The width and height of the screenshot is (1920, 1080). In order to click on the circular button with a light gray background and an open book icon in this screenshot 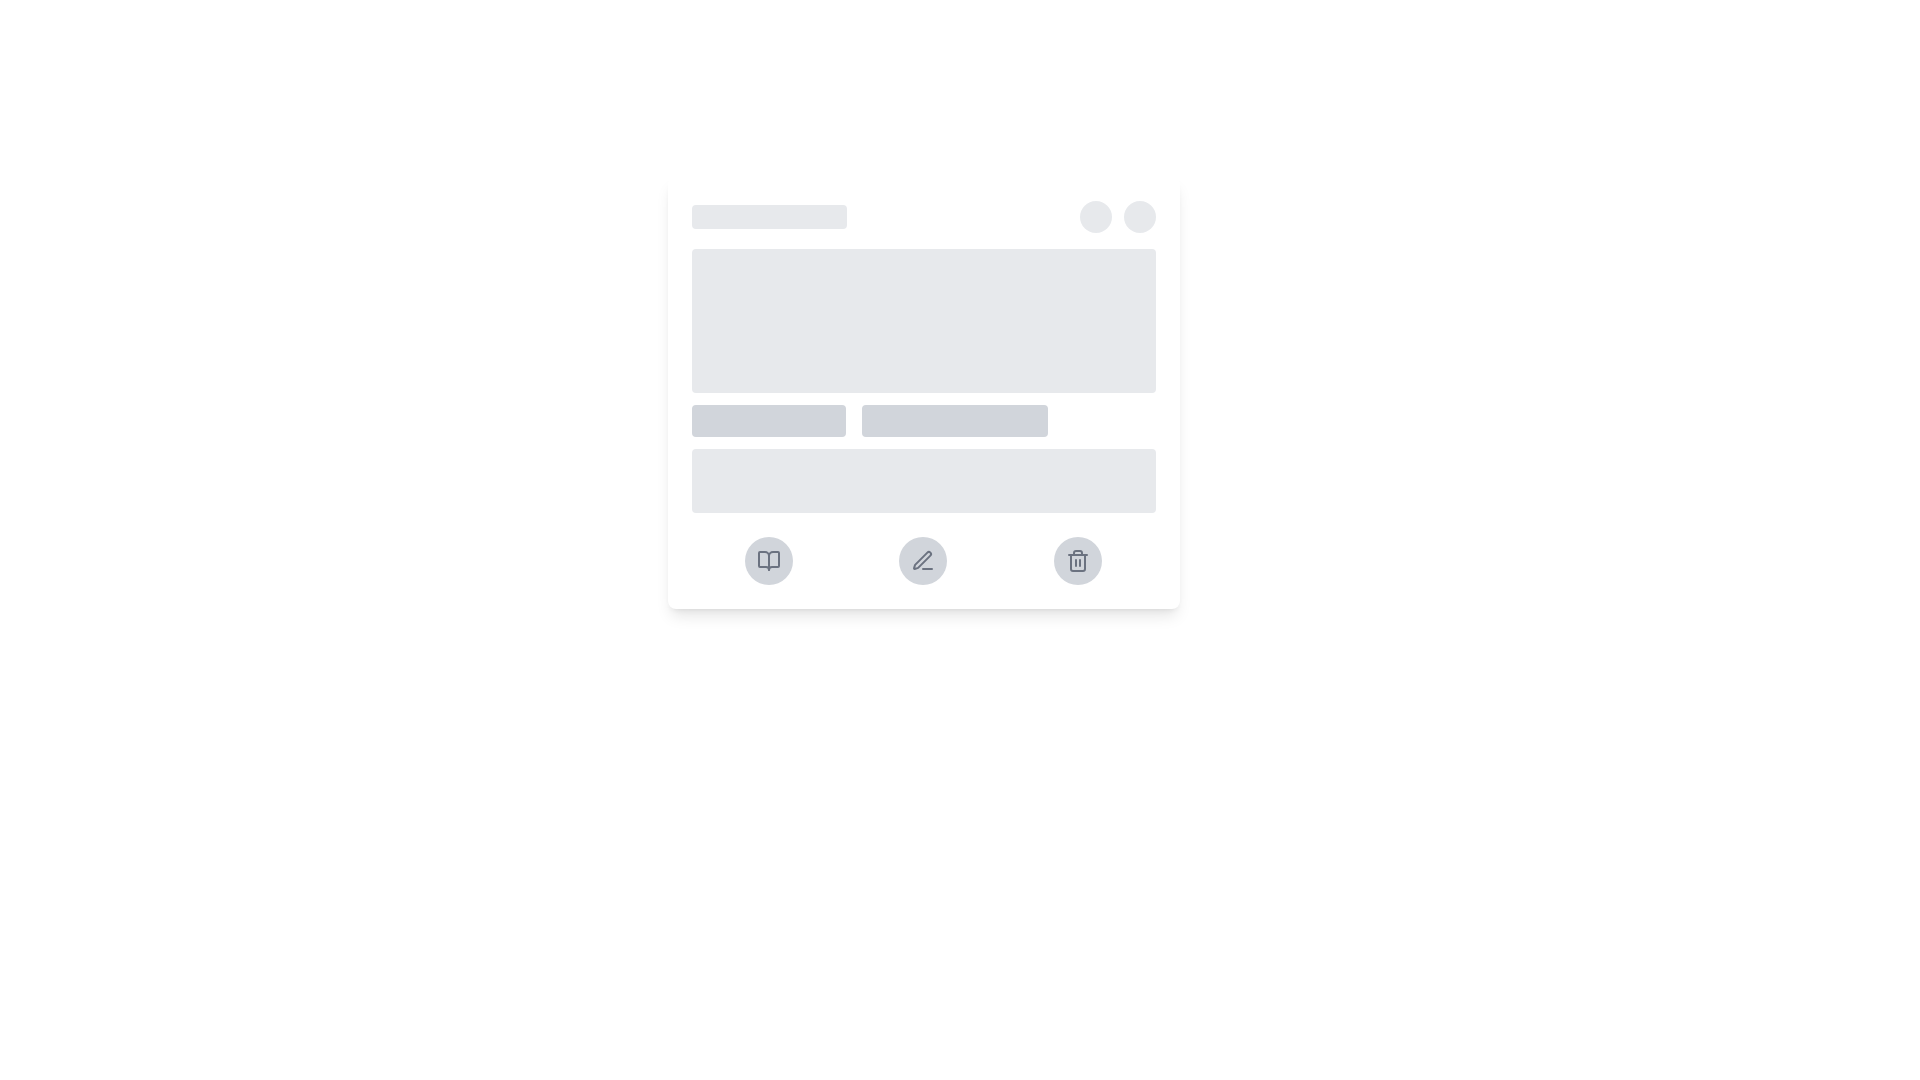, I will do `click(767, 560)`.